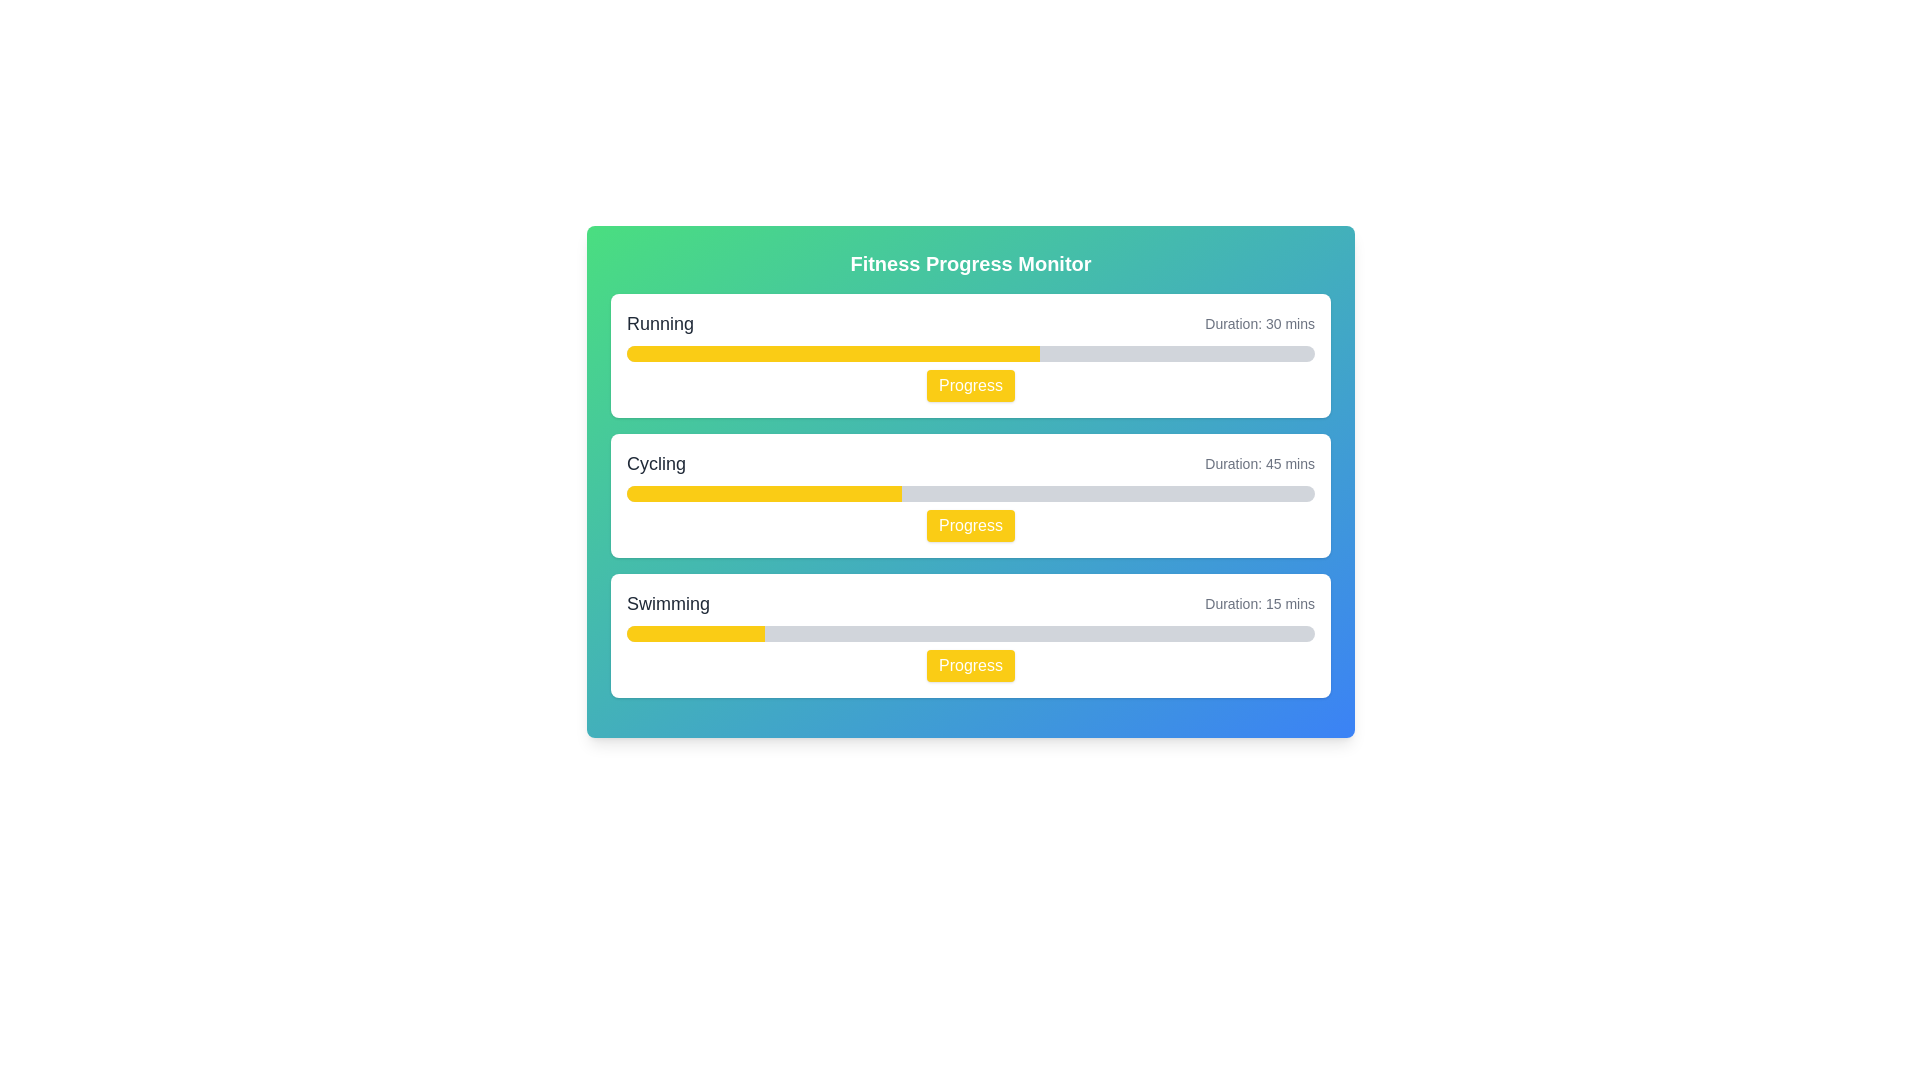 The image size is (1920, 1080). Describe the element at coordinates (695, 633) in the screenshot. I see `the yellow progress indicator bar within the third progress bar labeled 'Swimming', which indicates low completion at 20%` at that location.